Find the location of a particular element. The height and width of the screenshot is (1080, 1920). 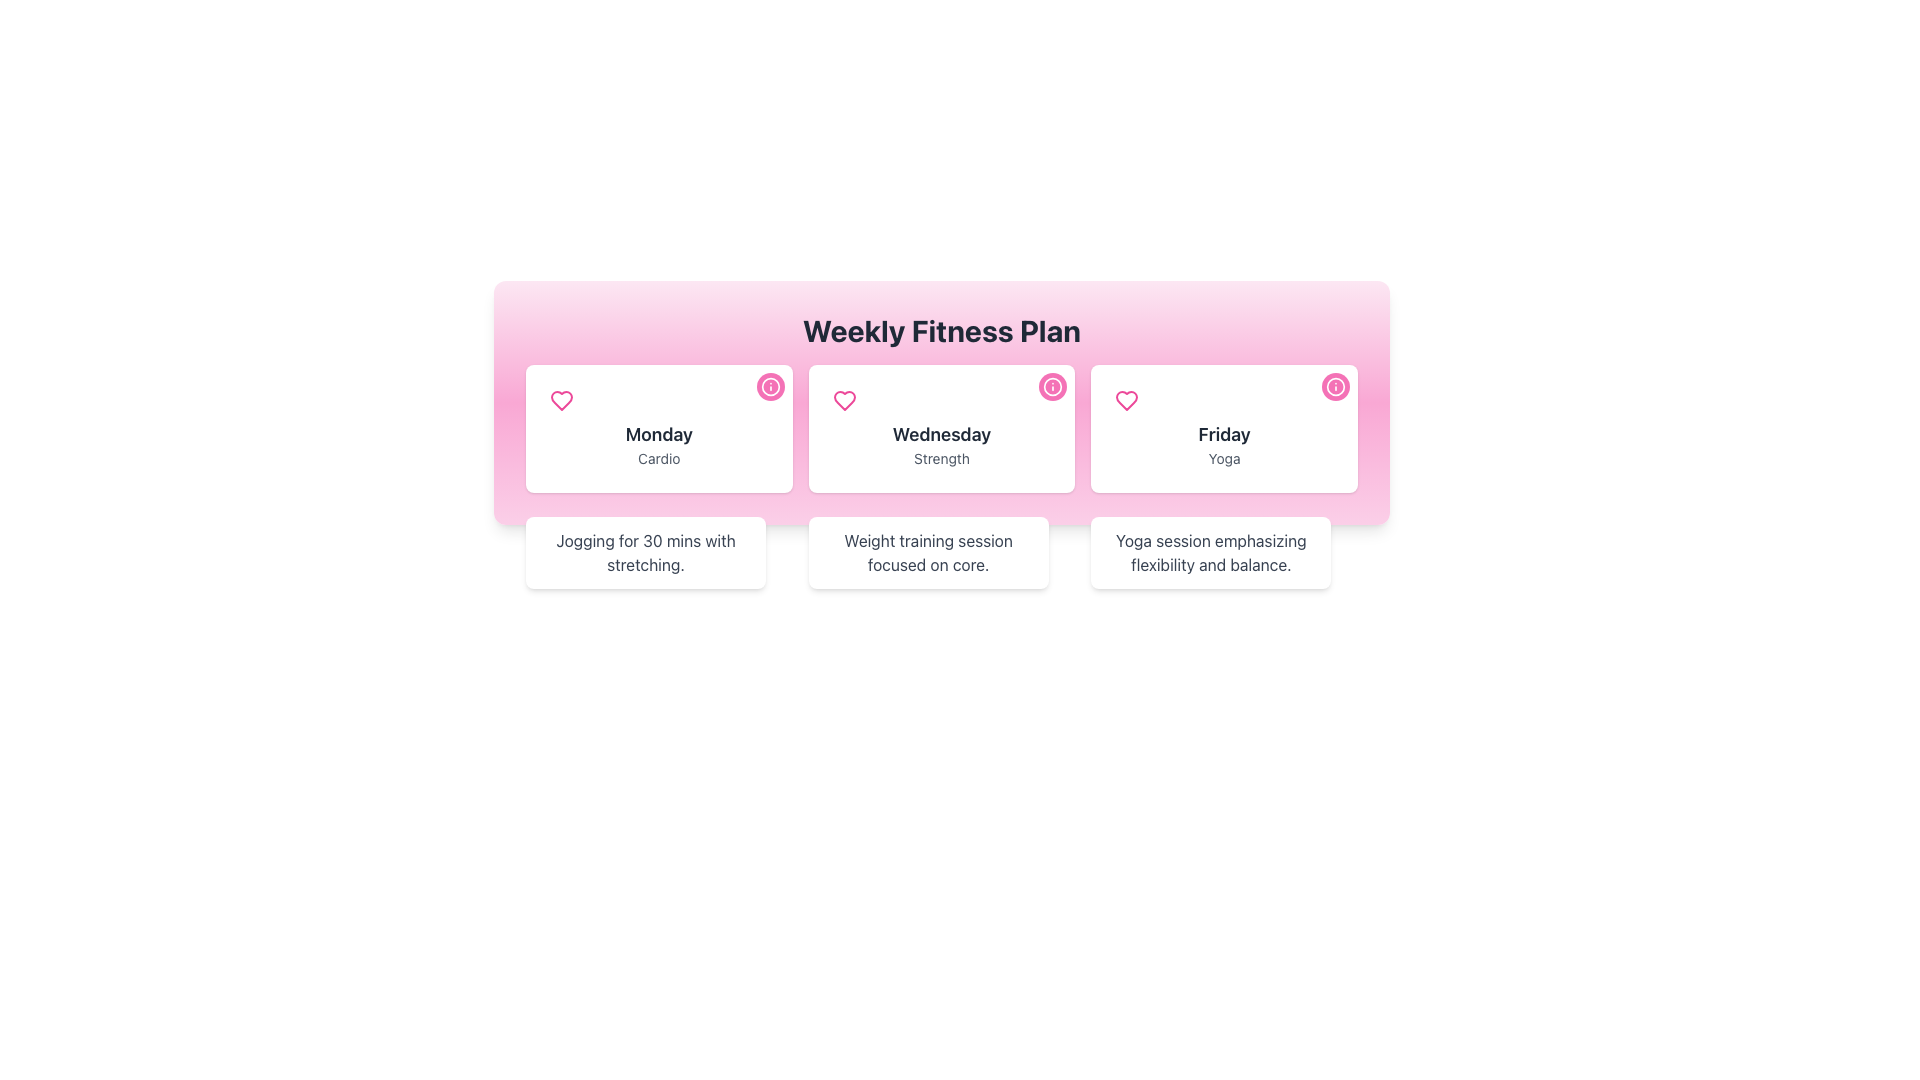

the heart-shaped icon outlined in pink to like or favorite the 'Monday' cardio card in the 'Weekly Fitness Plan' UI group is located at coordinates (560, 401).